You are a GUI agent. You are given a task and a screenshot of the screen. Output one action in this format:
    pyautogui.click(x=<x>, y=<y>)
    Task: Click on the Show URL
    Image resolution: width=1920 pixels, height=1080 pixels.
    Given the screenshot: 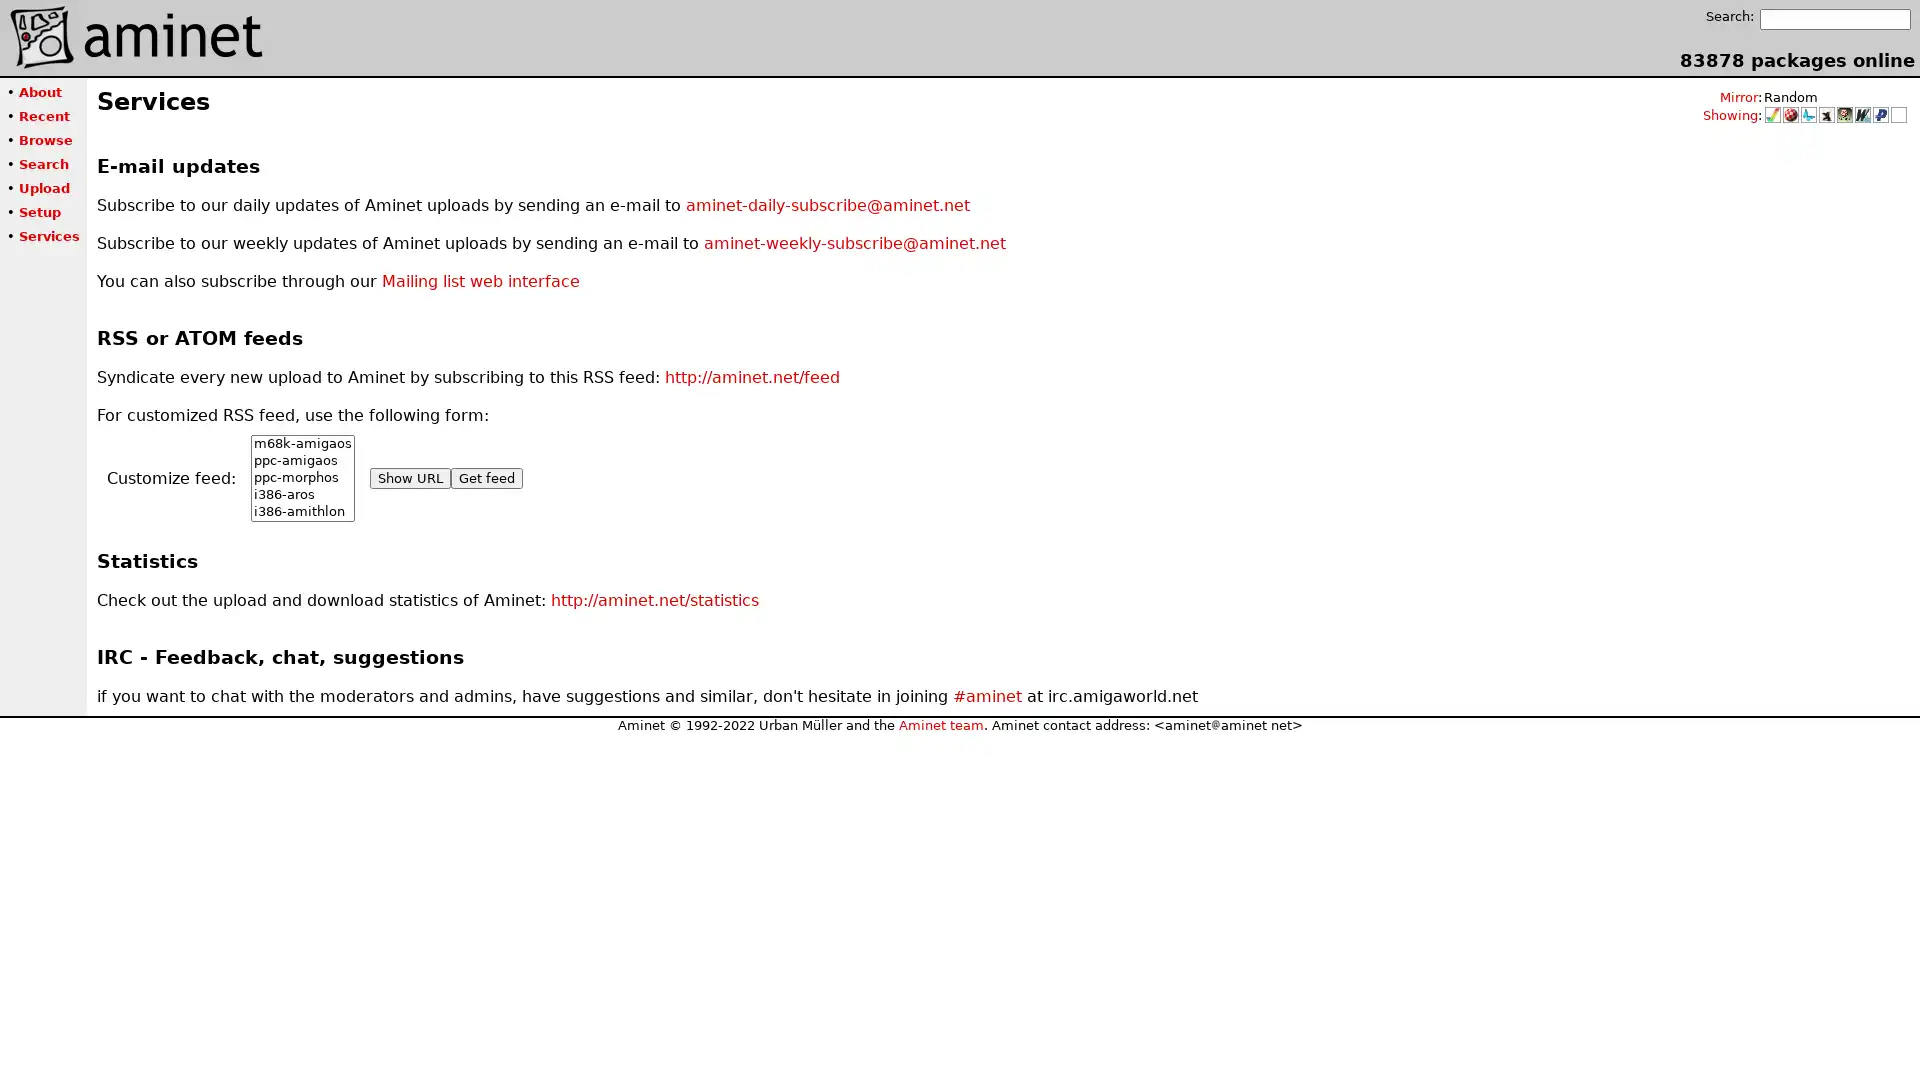 What is the action you would take?
    pyautogui.click(x=409, y=478)
    